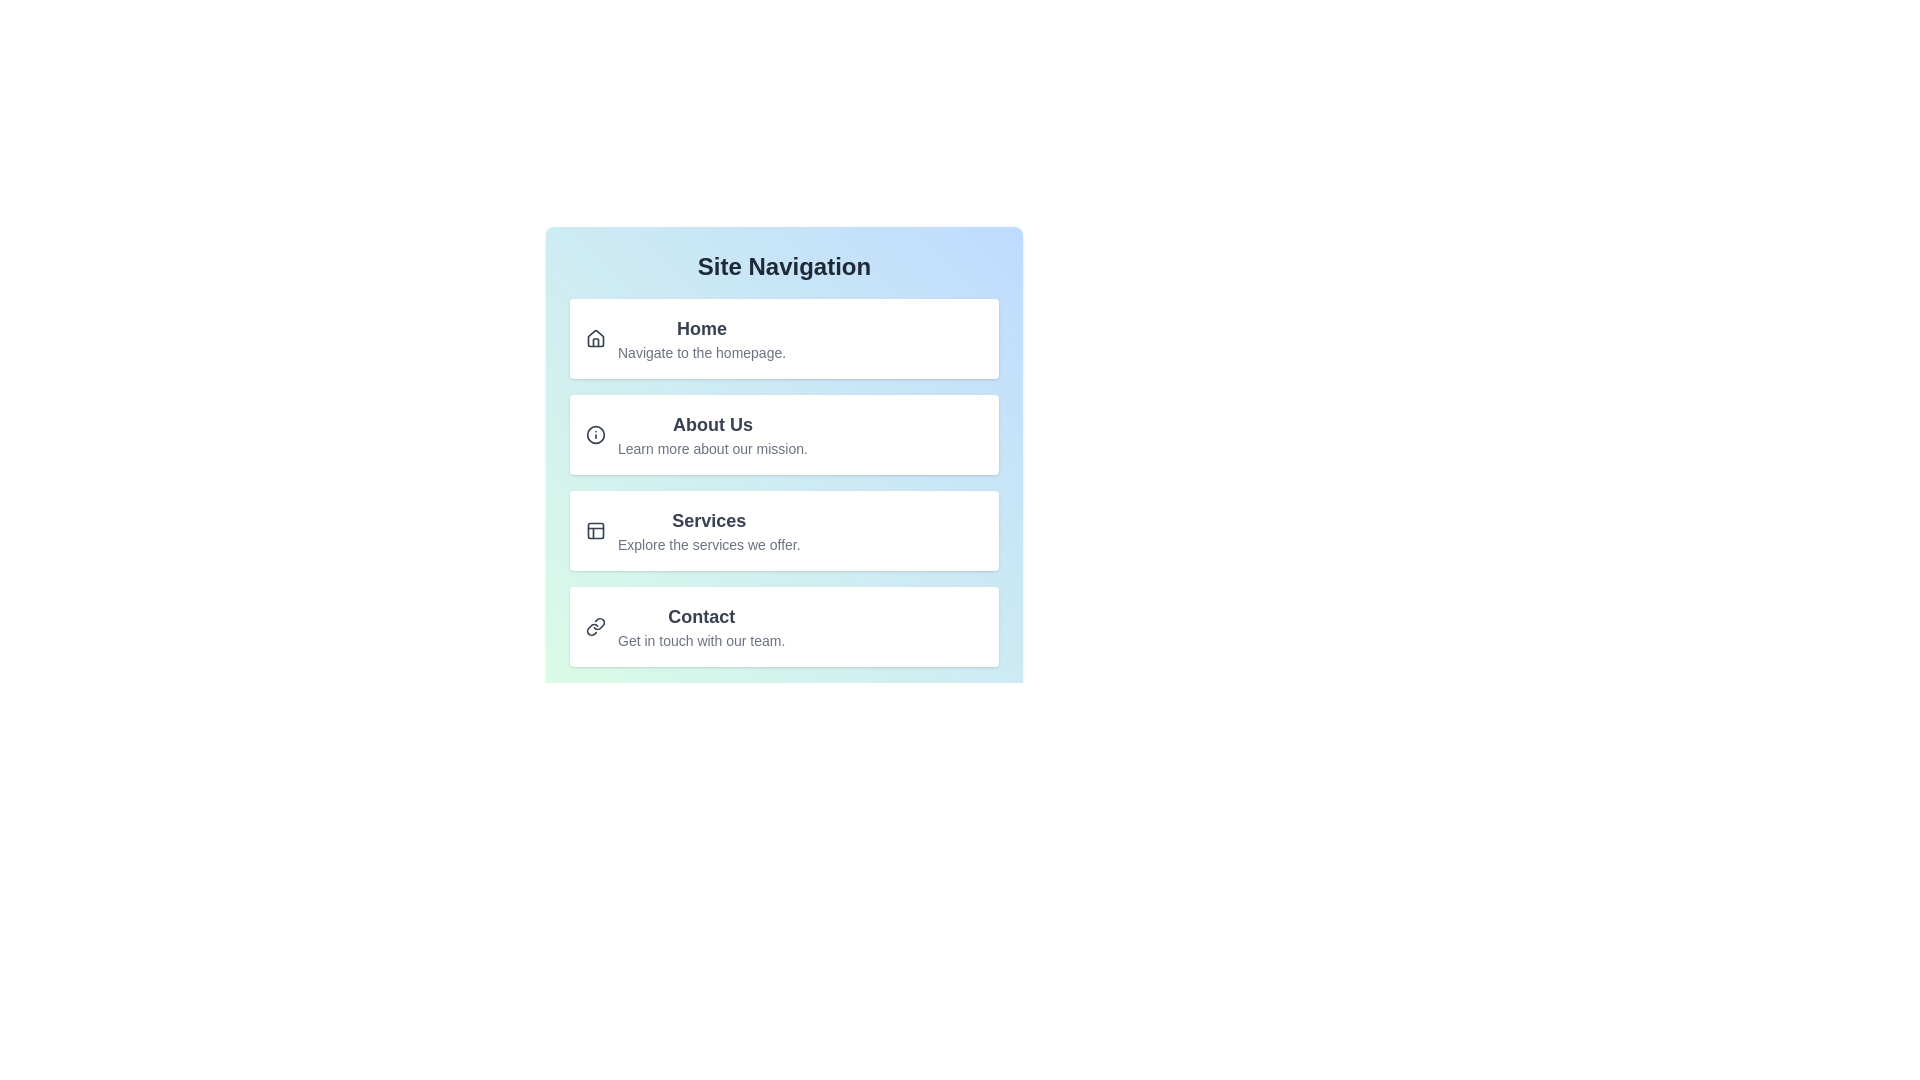  Describe the element at coordinates (702, 352) in the screenshot. I see `the text label reading 'Navigate to the homepage.' located in the 'Home' section of the navigation panel` at that location.